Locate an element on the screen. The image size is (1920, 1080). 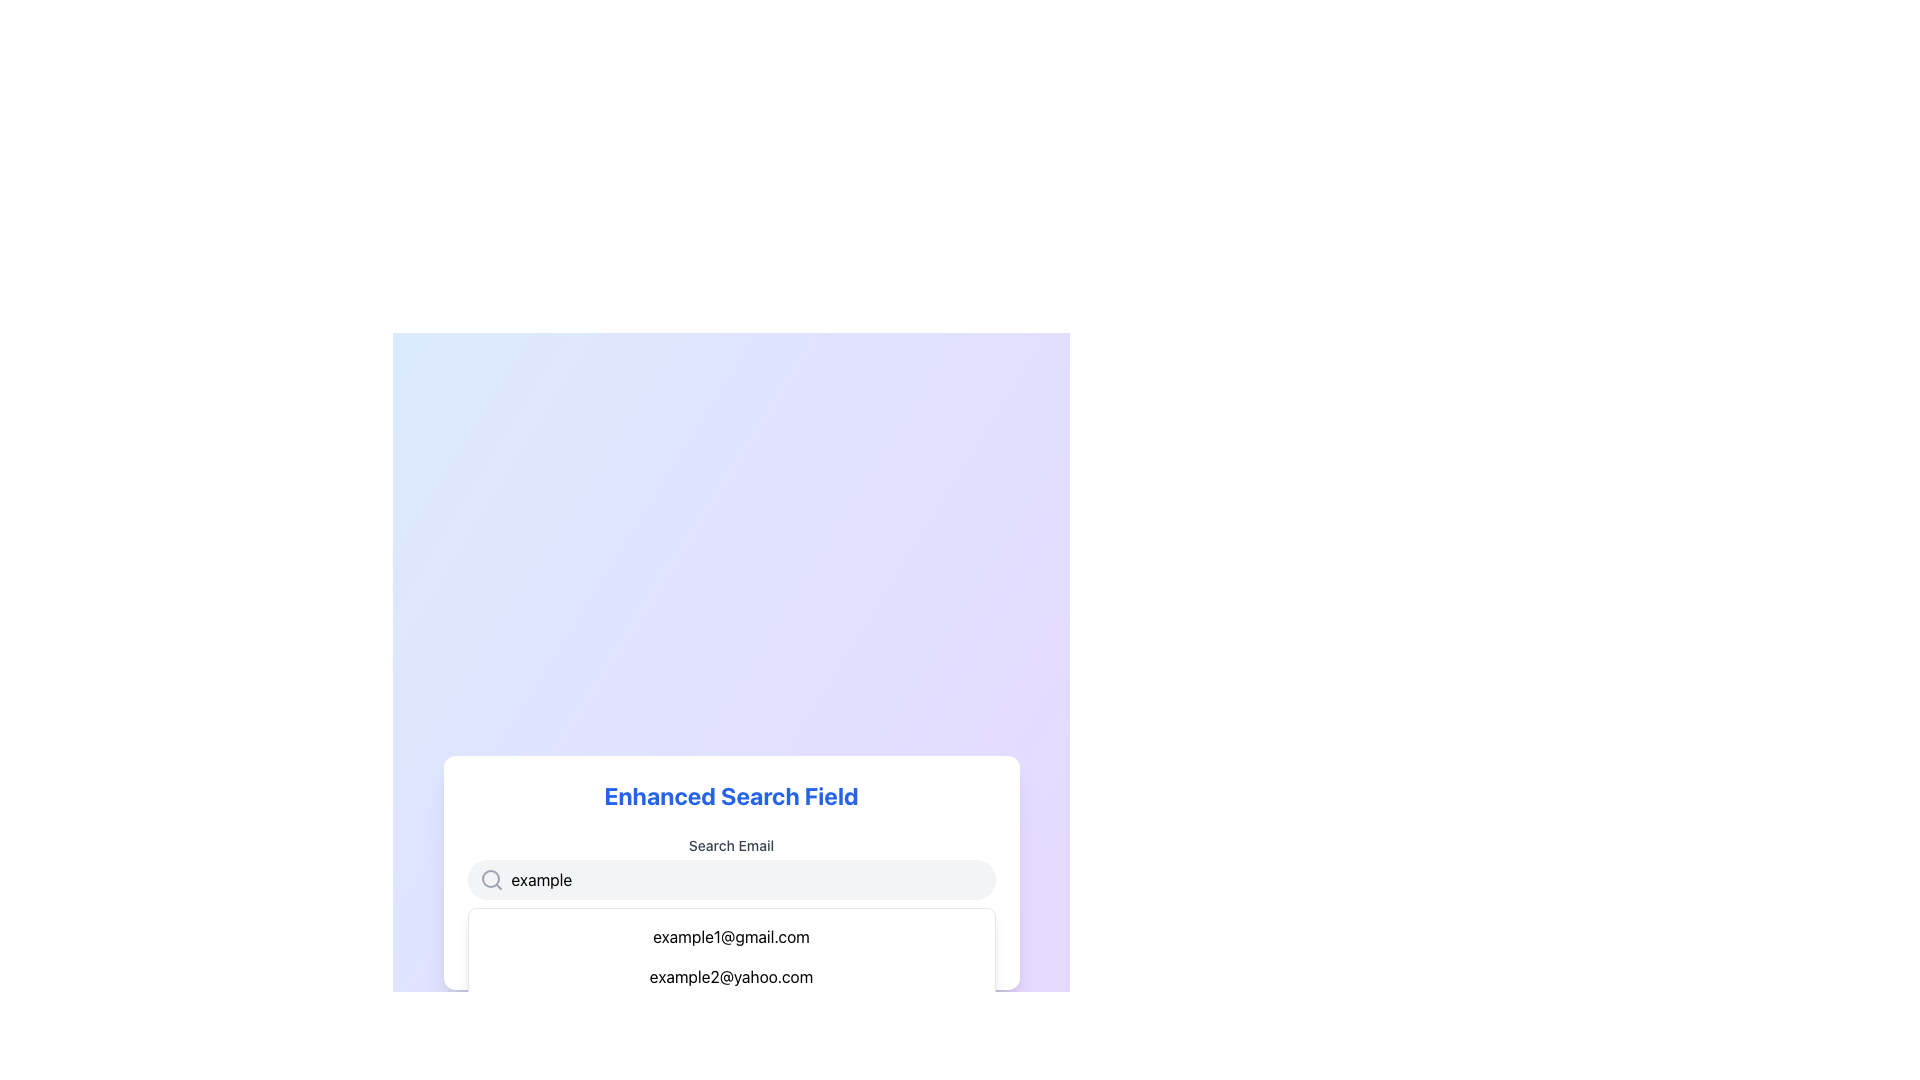
the selectable item representing the email address 'example1@gmail.com' in the dropdown list is located at coordinates (730, 937).